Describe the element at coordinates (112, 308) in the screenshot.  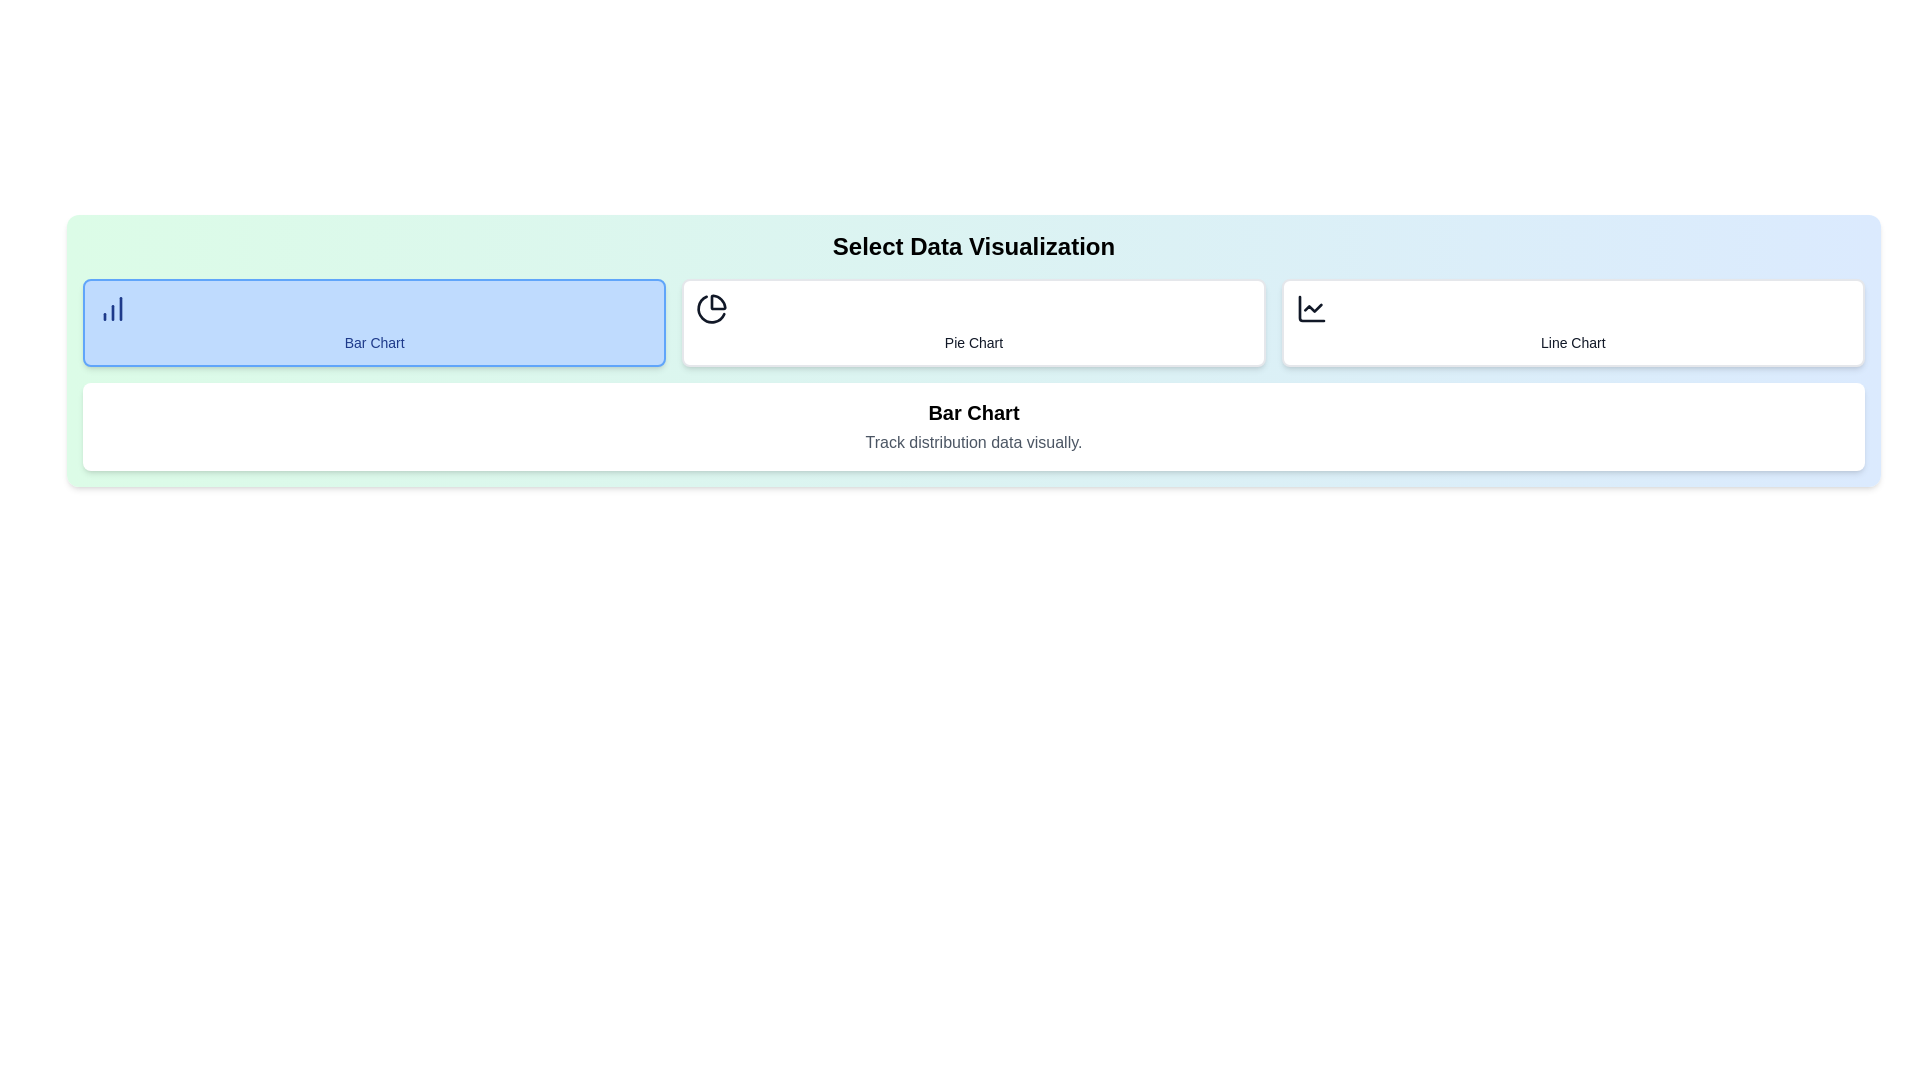
I see `the icon resembling a bar chart located in the top-left corner of the blue box labeled 'Bar Chart'` at that location.